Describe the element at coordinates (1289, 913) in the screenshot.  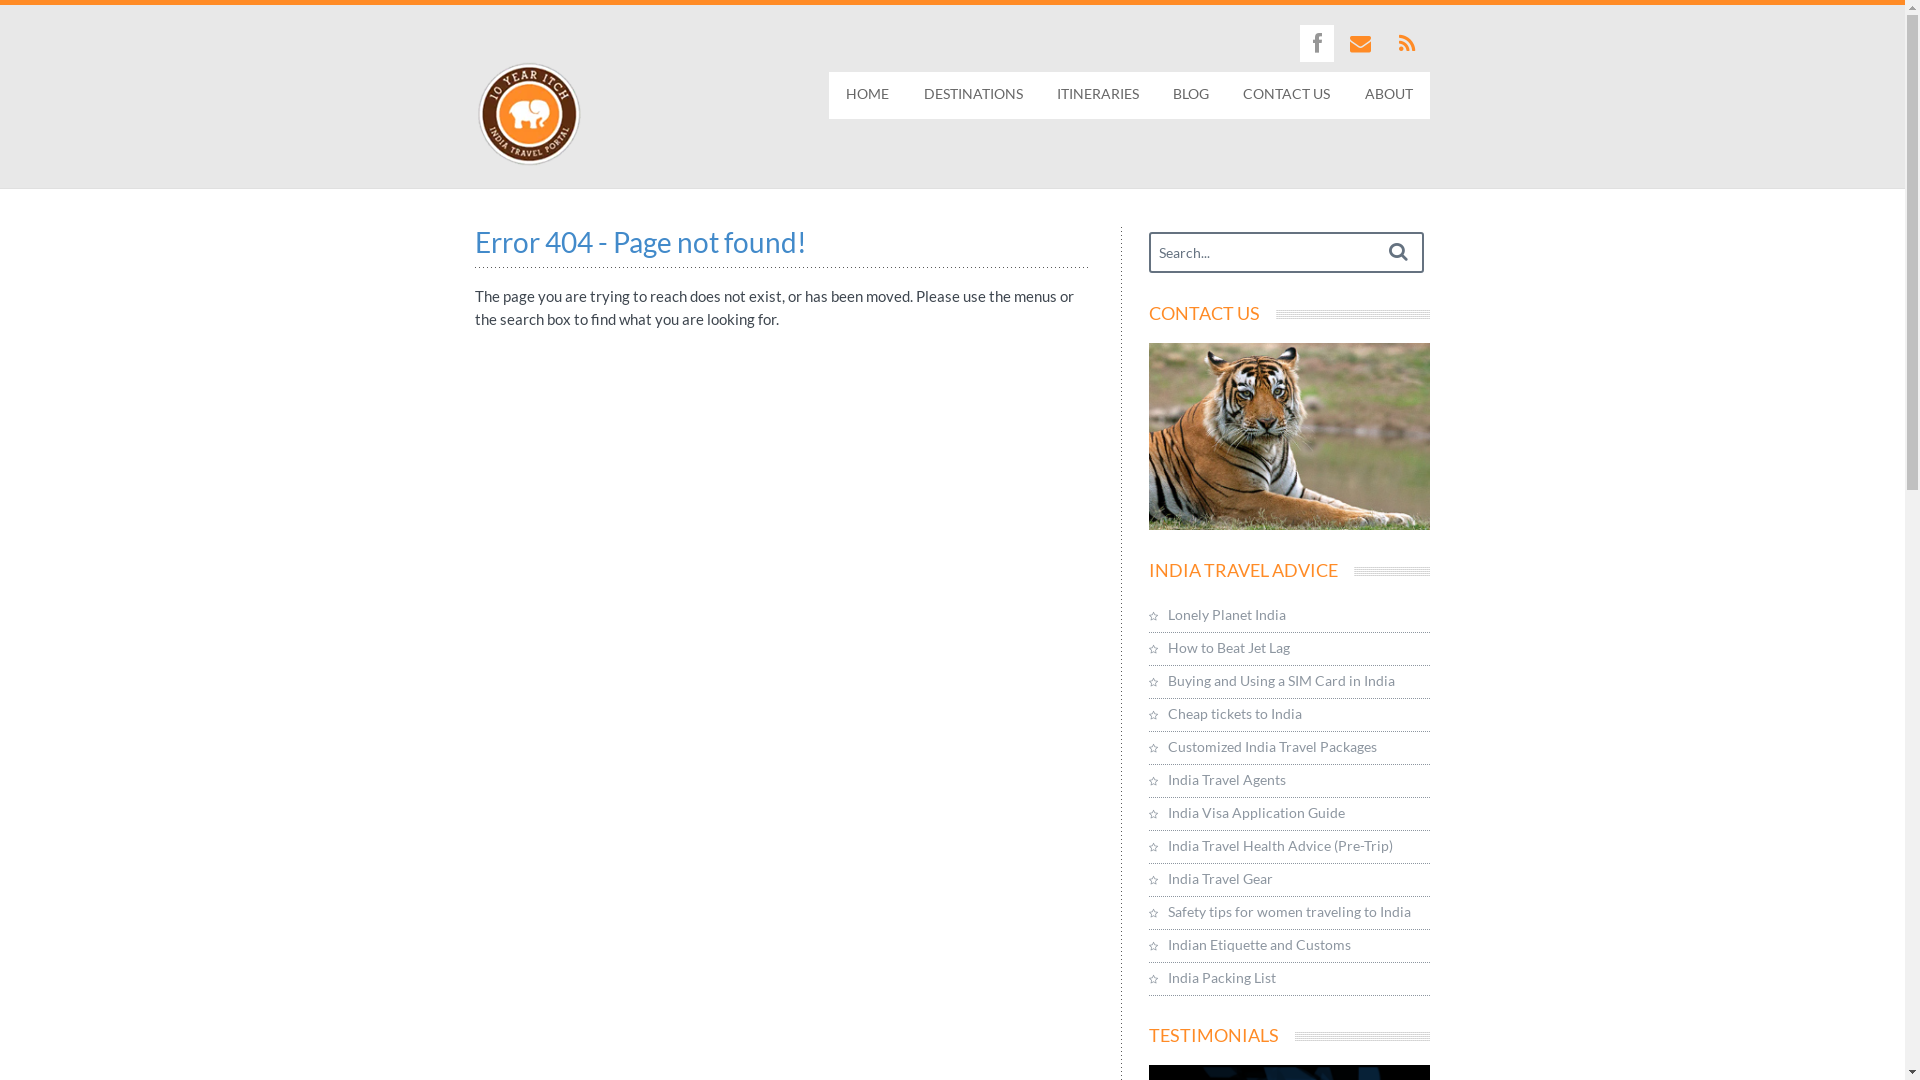
I see `'Safety tips for women traveling to India'` at that location.